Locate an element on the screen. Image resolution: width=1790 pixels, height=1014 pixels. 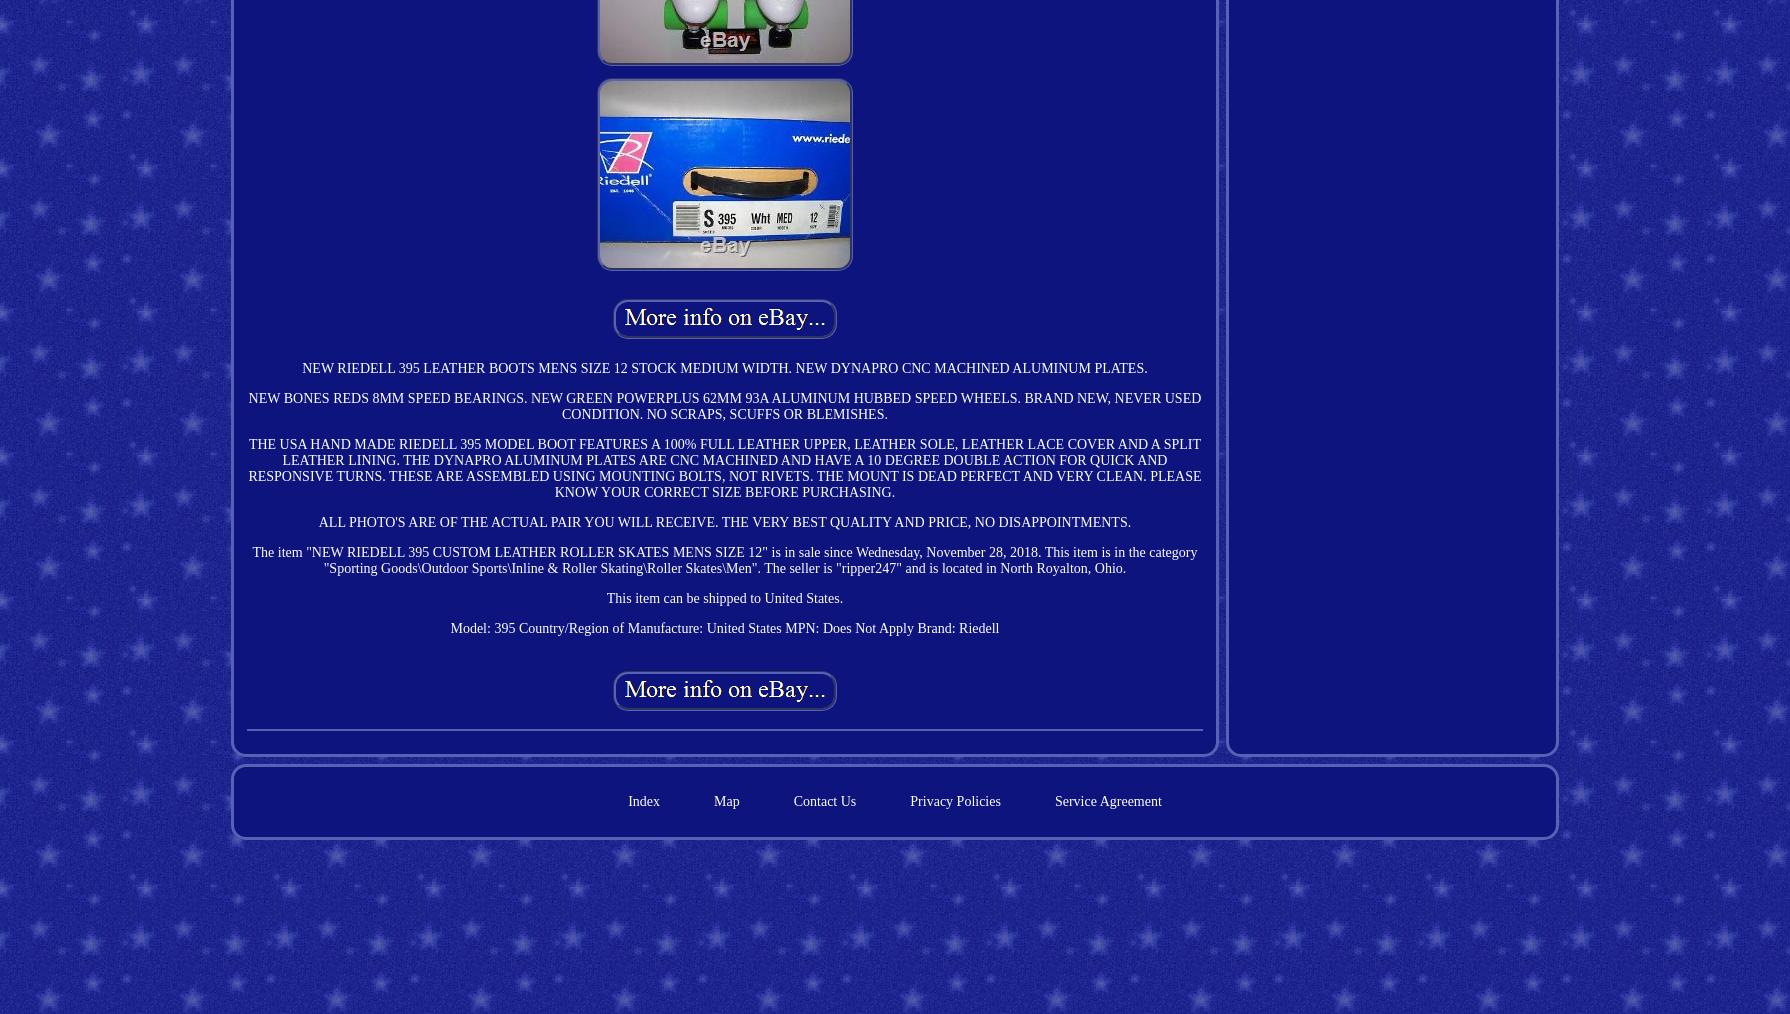
'Brand: Riedell' is located at coordinates (958, 627).